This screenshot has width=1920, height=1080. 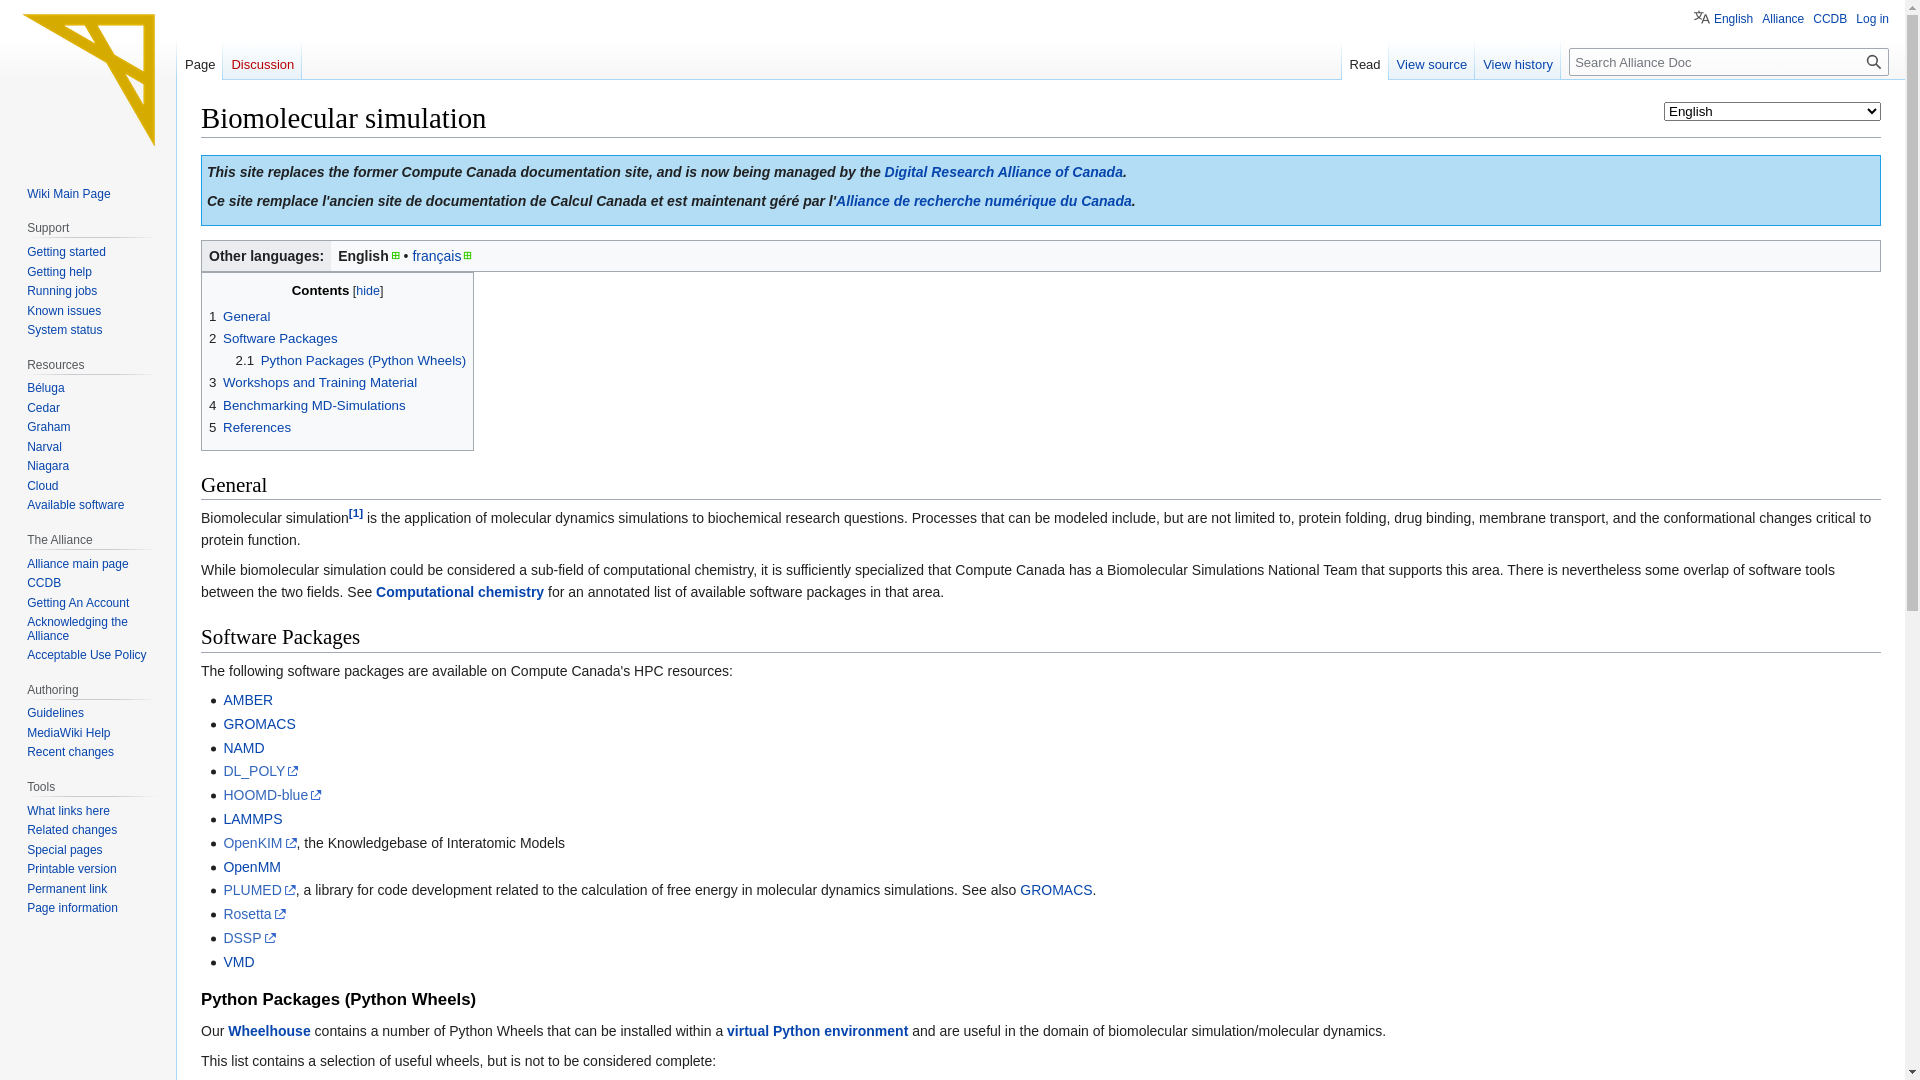 What do you see at coordinates (355, 511) in the screenshot?
I see `'[1]'` at bounding box center [355, 511].